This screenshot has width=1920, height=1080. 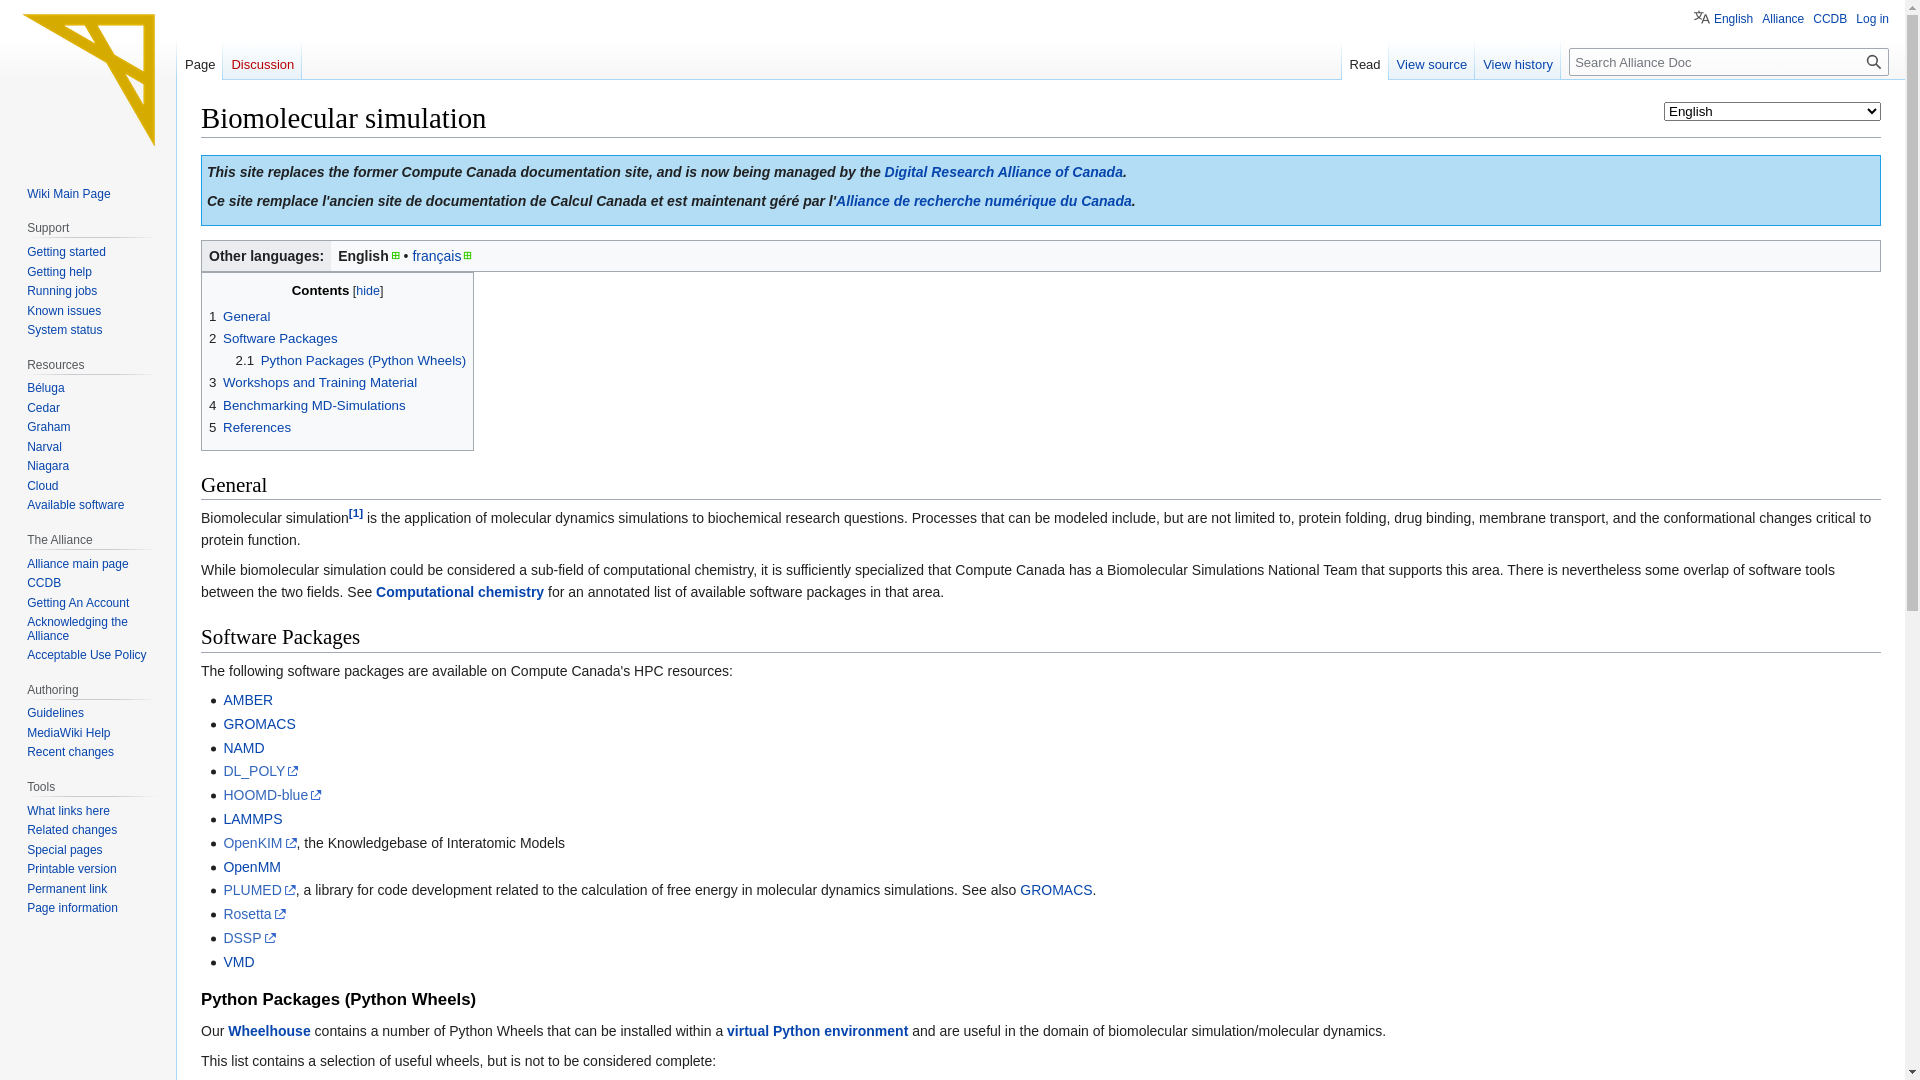 What do you see at coordinates (355, 511) in the screenshot?
I see `'[1]'` at bounding box center [355, 511].